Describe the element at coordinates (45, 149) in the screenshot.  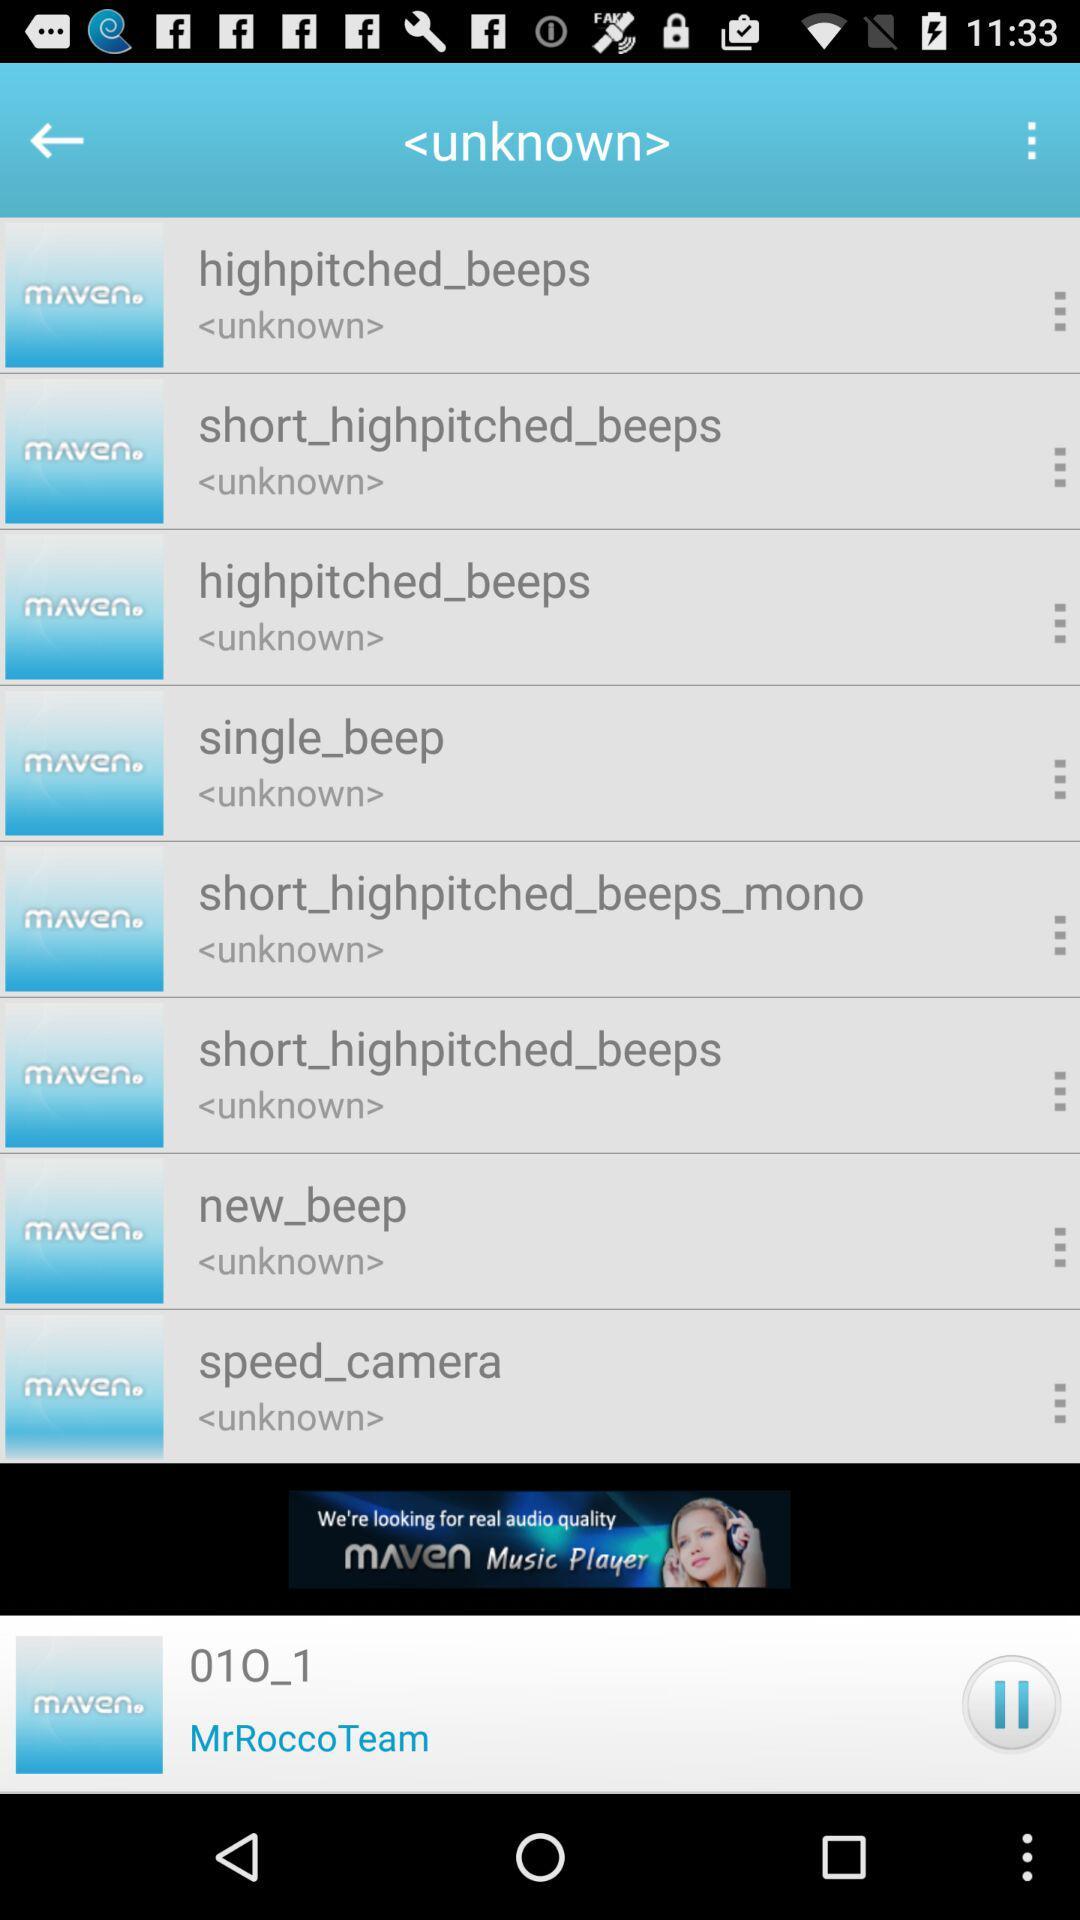
I see `the arrow_backward icon` at that location.